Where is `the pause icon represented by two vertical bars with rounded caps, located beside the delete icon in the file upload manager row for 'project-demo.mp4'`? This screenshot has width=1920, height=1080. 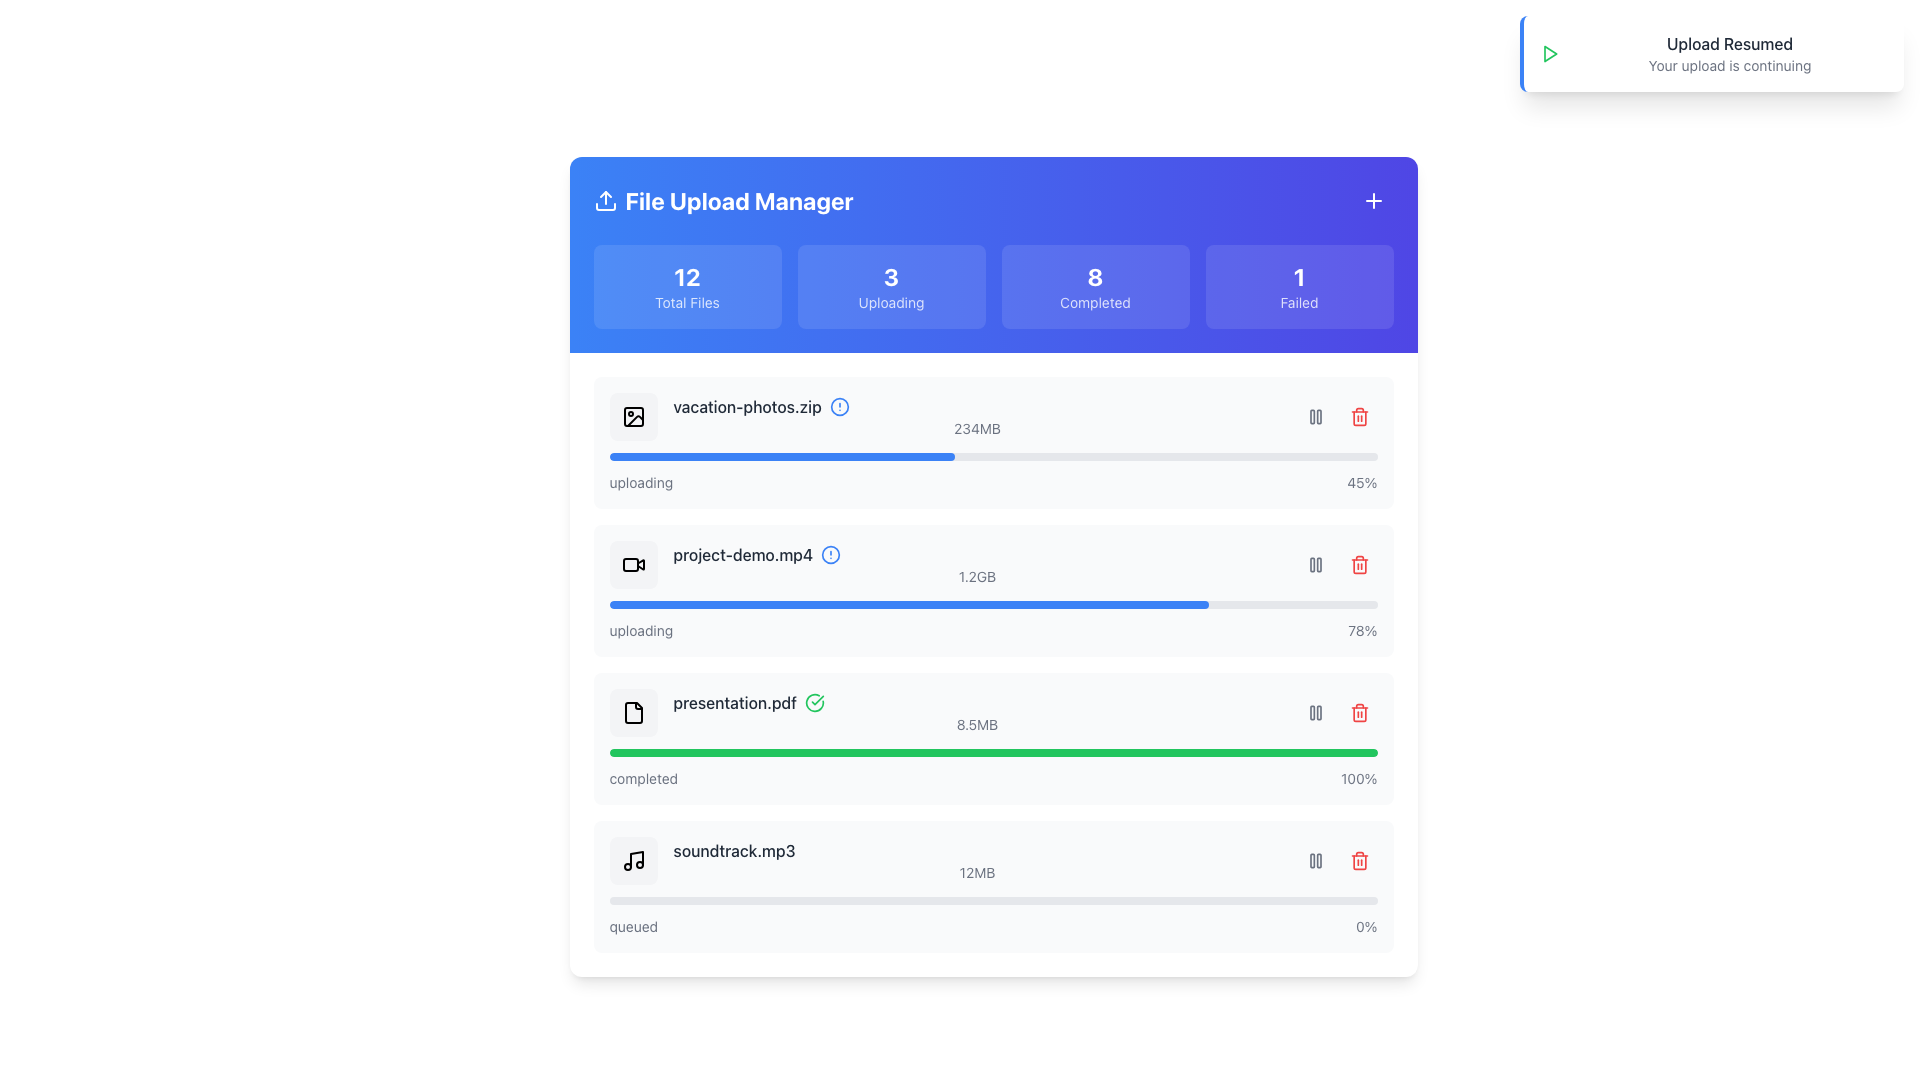
the pause icon represented by two vertical bars with rounded caps, located beside the delete icon in the file upload manager row for 'project-demo.mp4' is located at coordinates (1315, 564).